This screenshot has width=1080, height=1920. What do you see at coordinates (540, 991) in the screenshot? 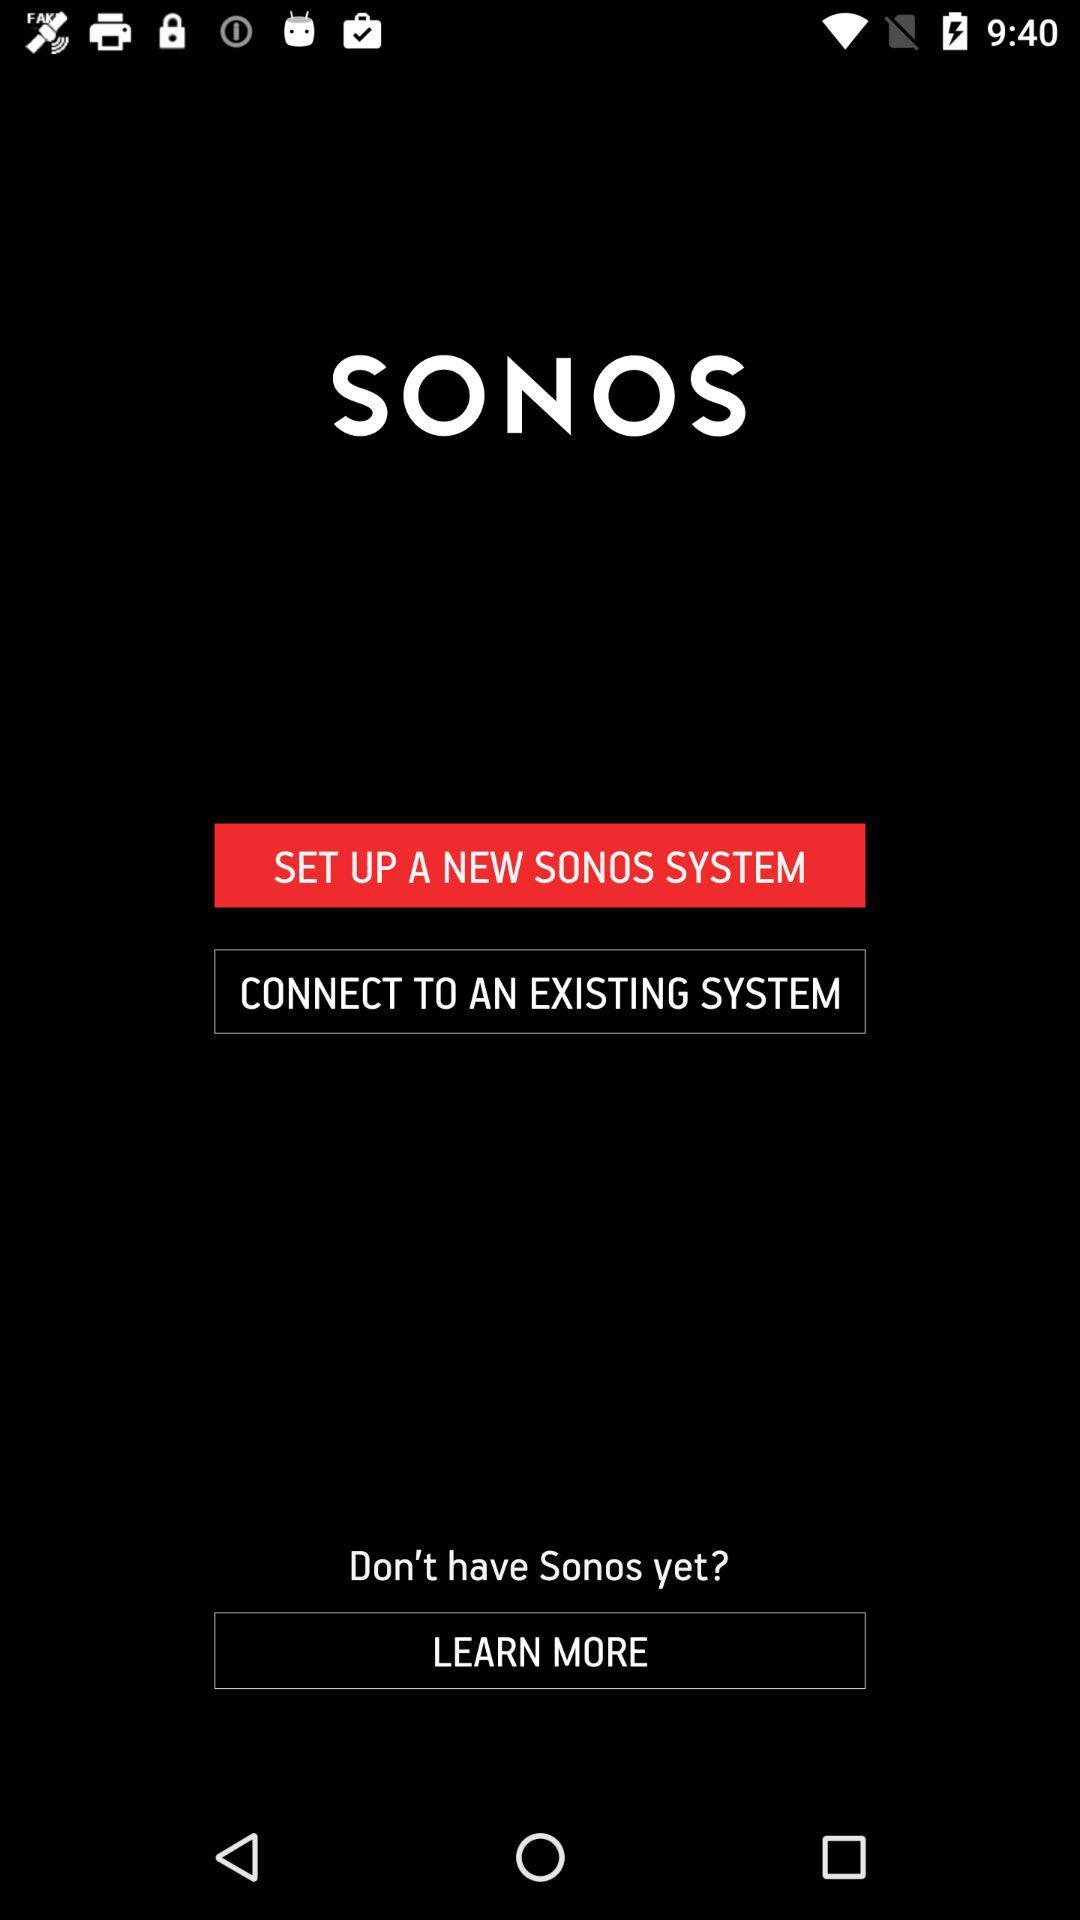
I see `item above the don t have` at bounding box center [540, 991].